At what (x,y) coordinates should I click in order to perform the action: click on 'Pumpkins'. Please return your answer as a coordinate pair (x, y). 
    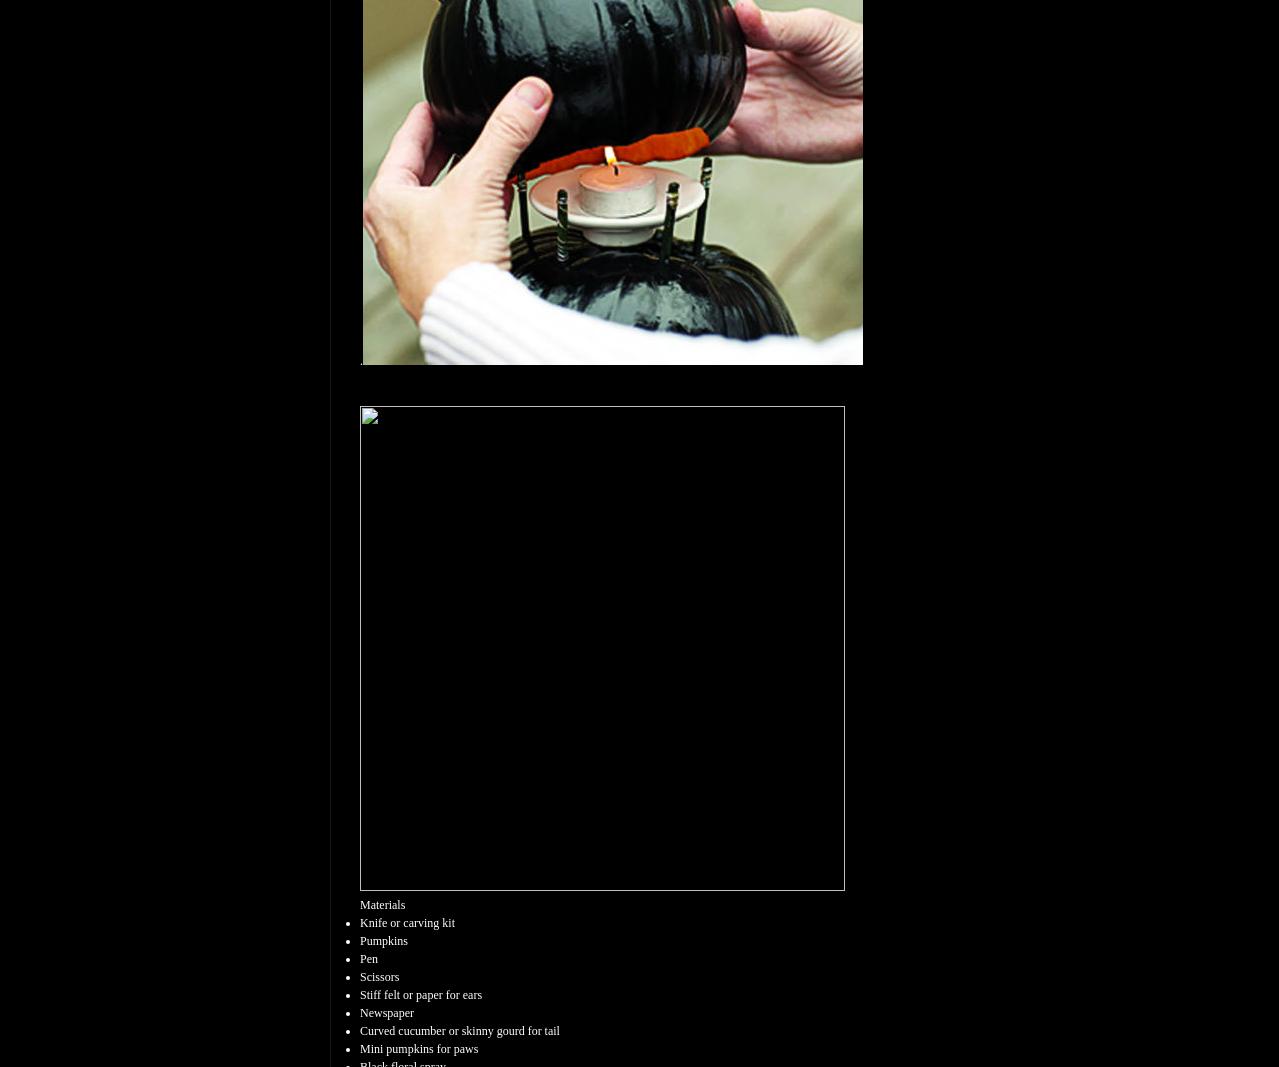
    Looking at the image, I should click on (359, 940).